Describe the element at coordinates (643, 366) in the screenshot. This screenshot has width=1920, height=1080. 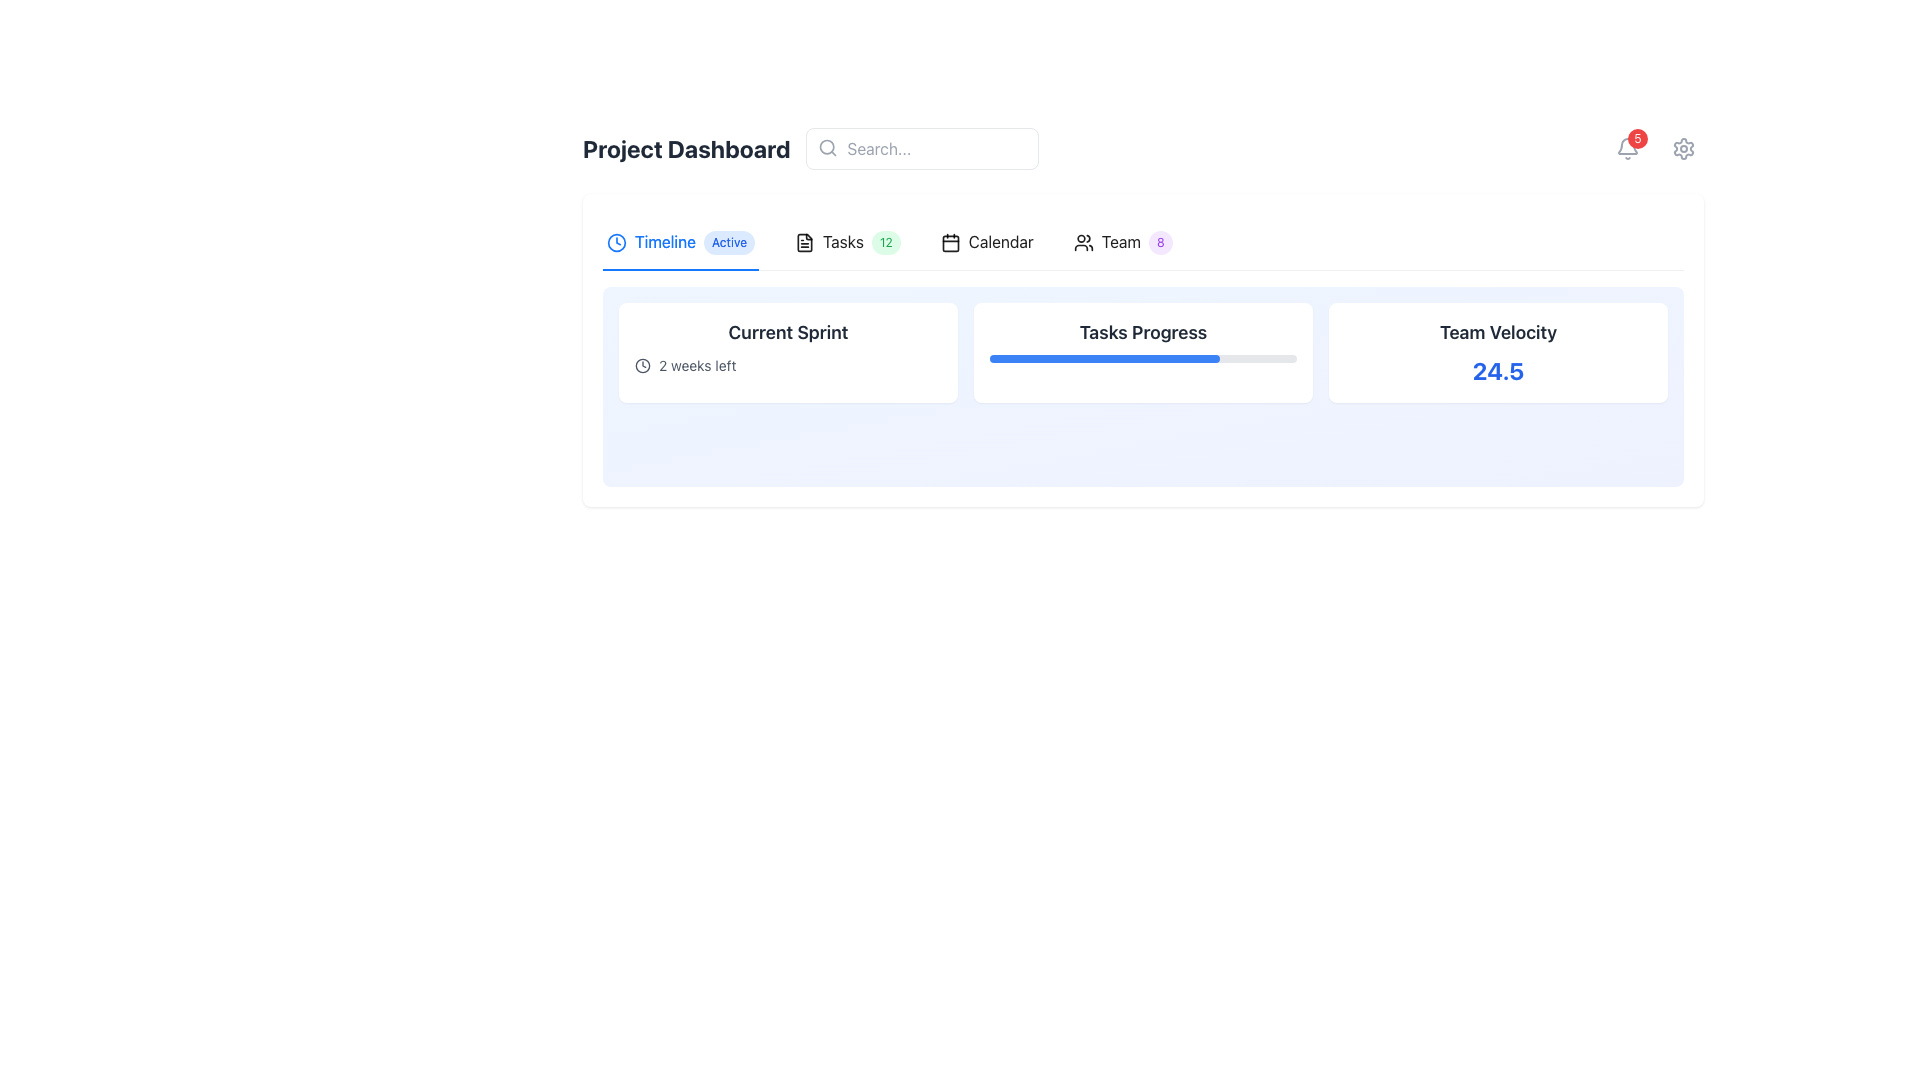
I see `the clock icon located in the 'Current Sprint' card, which indicates a time-based deadline and is positioned adjacent to the text '2 weeks left'` at that location.